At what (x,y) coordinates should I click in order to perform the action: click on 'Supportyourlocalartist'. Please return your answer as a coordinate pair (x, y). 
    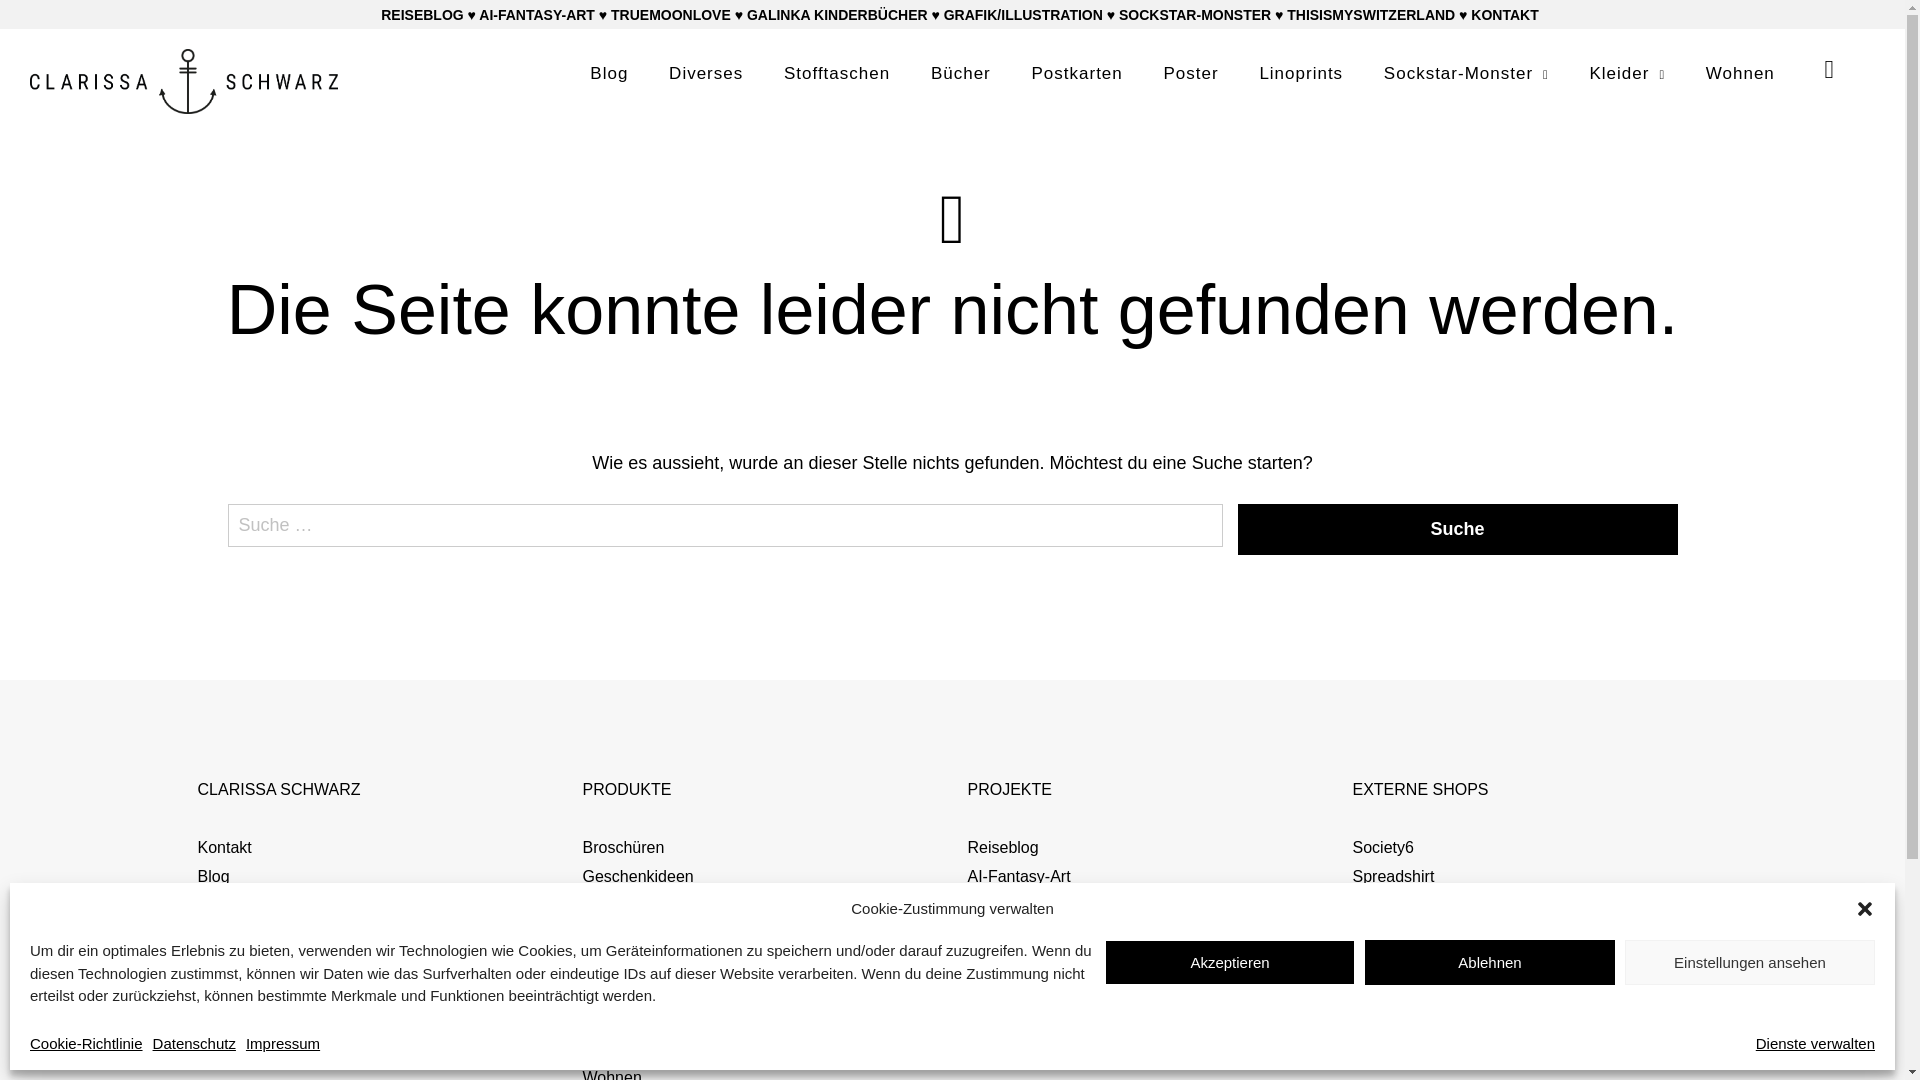
    Looking at the image, I should click on (1428, 933).